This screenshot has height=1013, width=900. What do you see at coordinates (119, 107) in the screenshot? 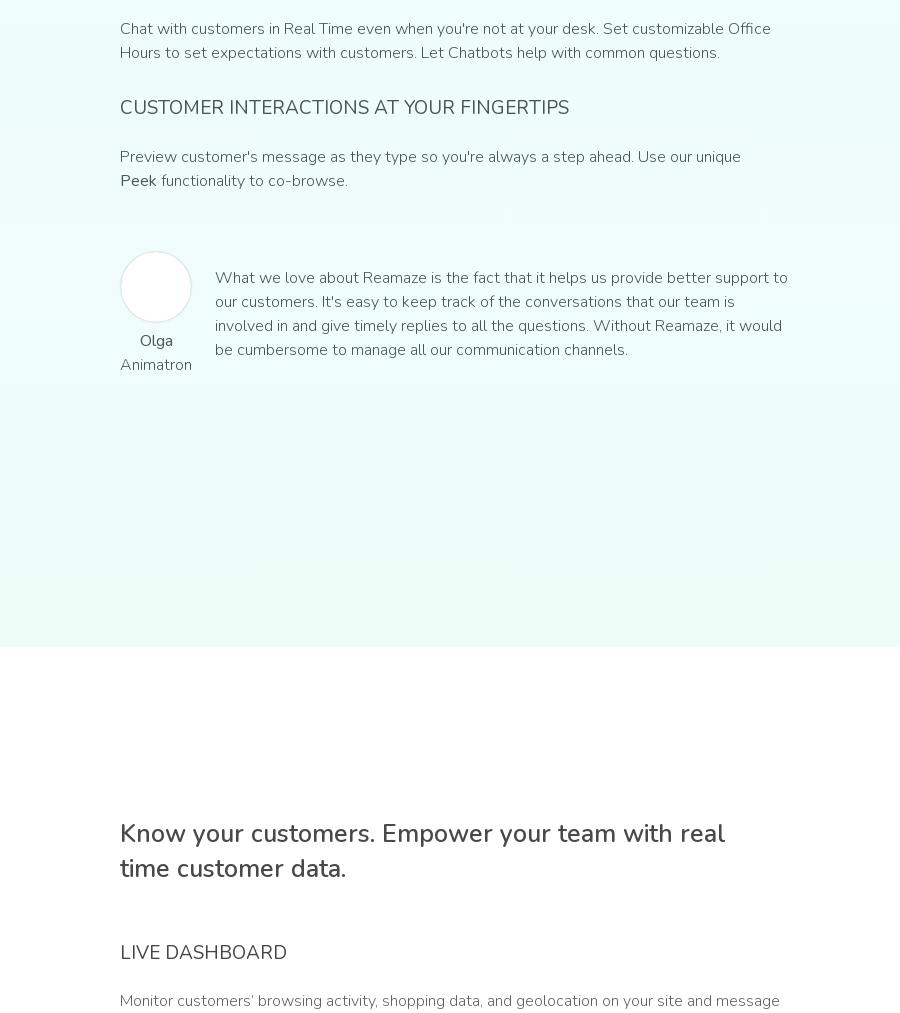
I see `'Customer Interactions at your Fingertips'` at bounding box center [119, 107].